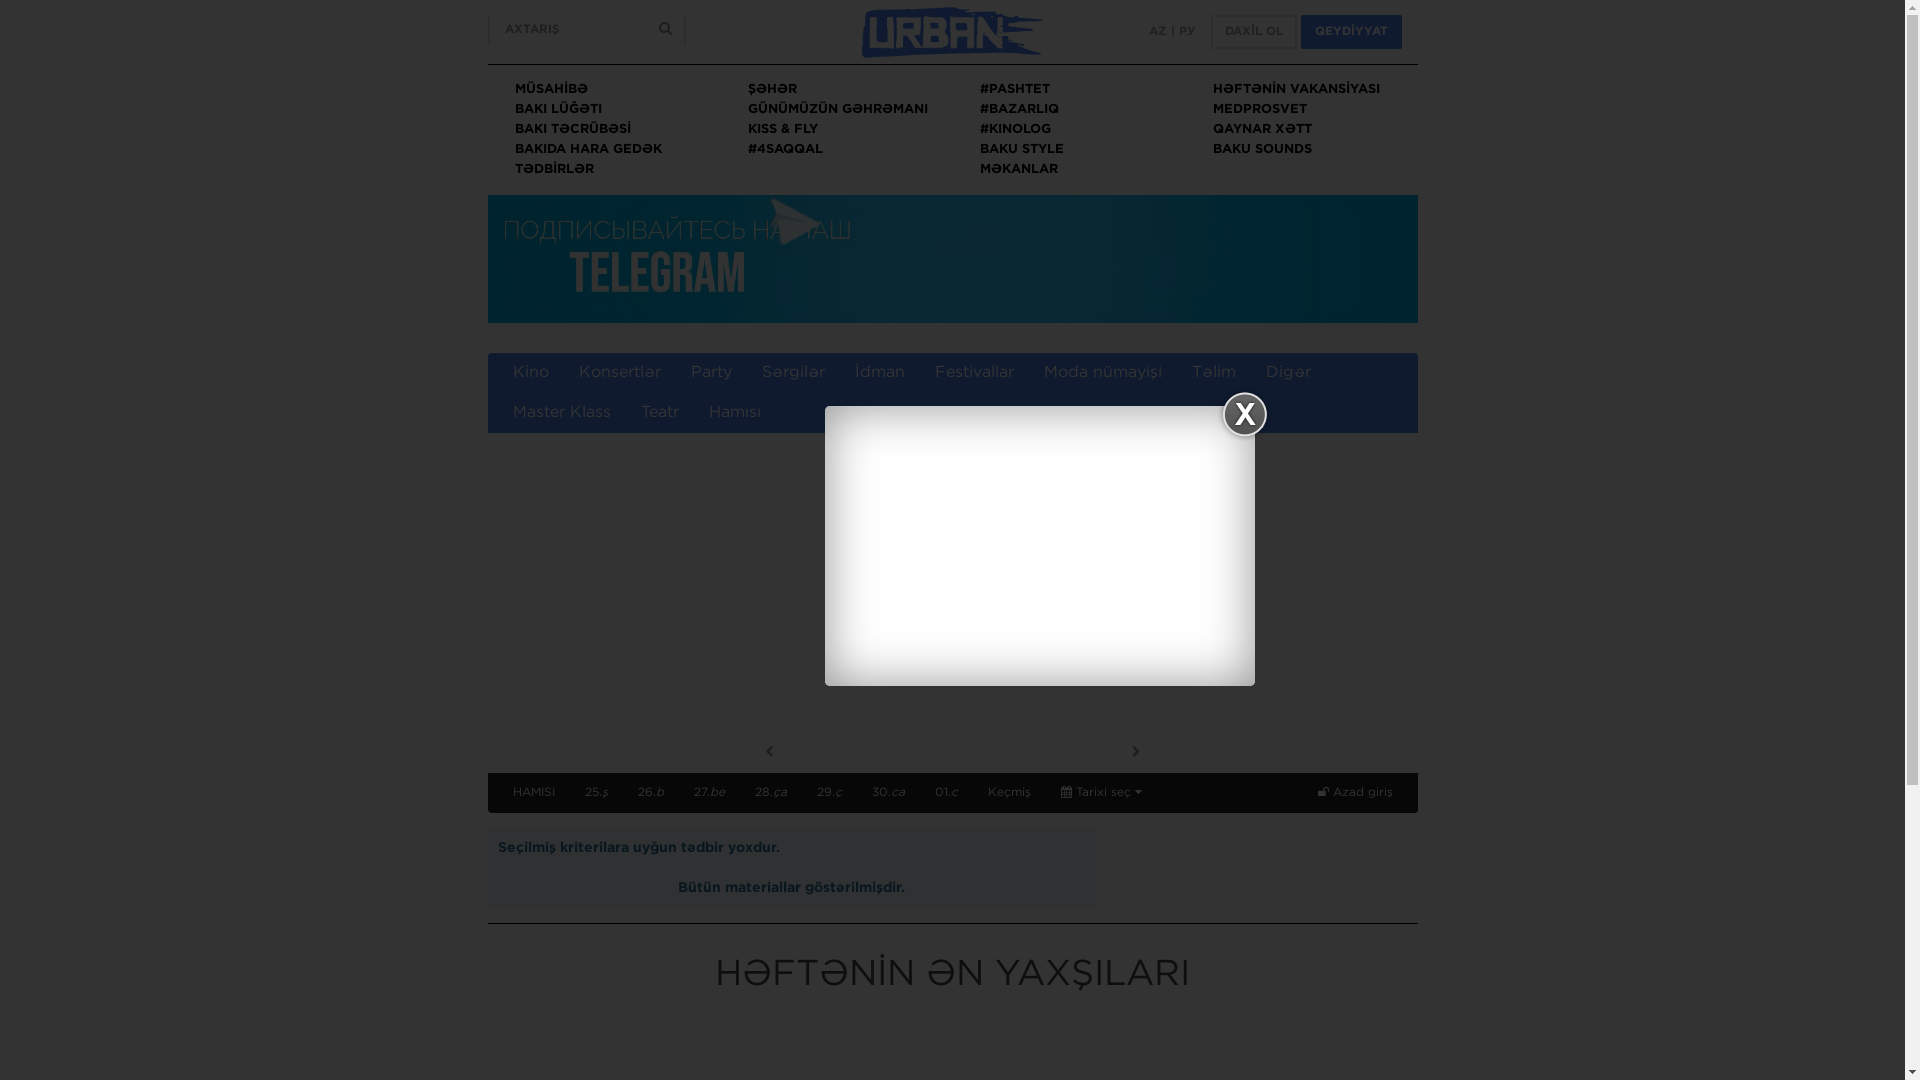 This screenshot has height=1080, width=1920. Describe the element at coordinates (781, 129) in the screenshot. I see `'KISS & FLY'` at that location.